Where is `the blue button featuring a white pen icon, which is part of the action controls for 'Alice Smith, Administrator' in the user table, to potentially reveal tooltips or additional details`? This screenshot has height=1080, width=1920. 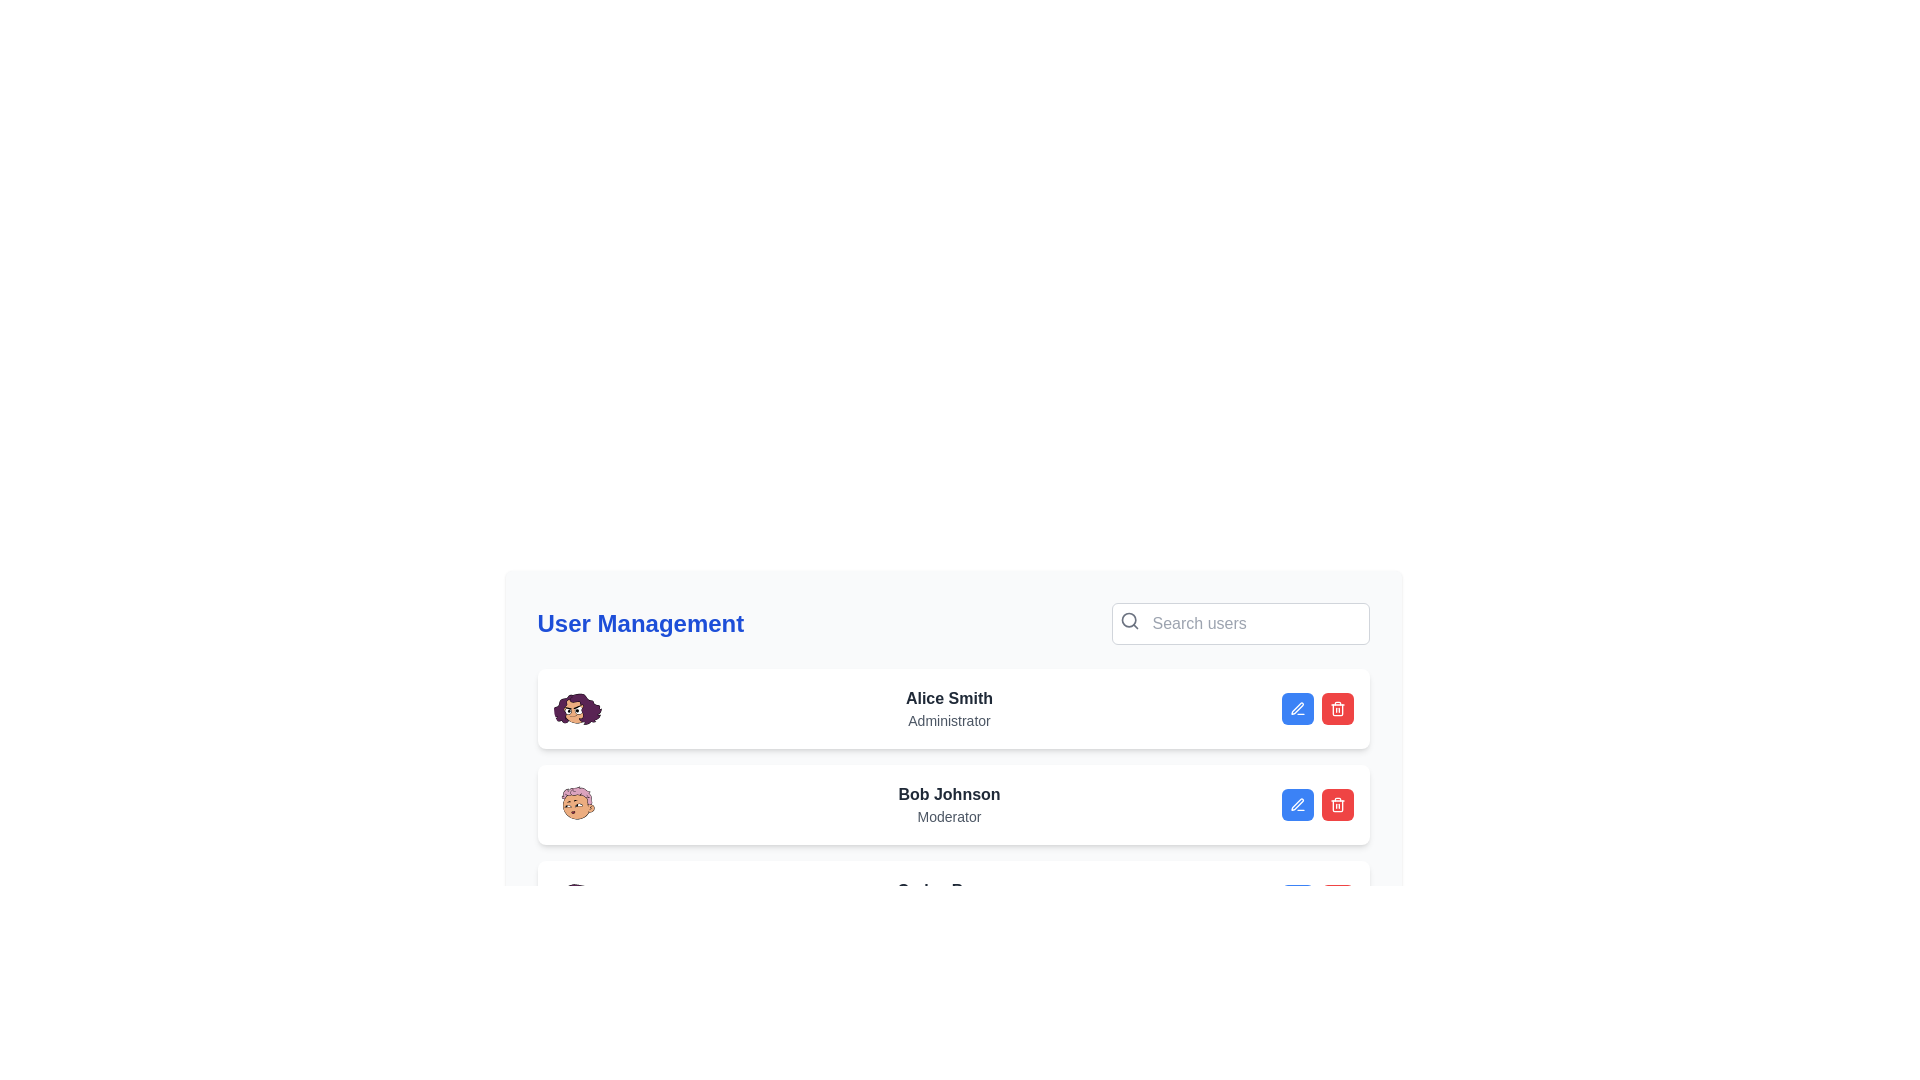 the blue button featuring a white pen icon, which is part of the action controls for 'Alice Smith, Administrator' in the user table, to potentially reveal tooltips or additional details is located at coordinates (1297, 708).